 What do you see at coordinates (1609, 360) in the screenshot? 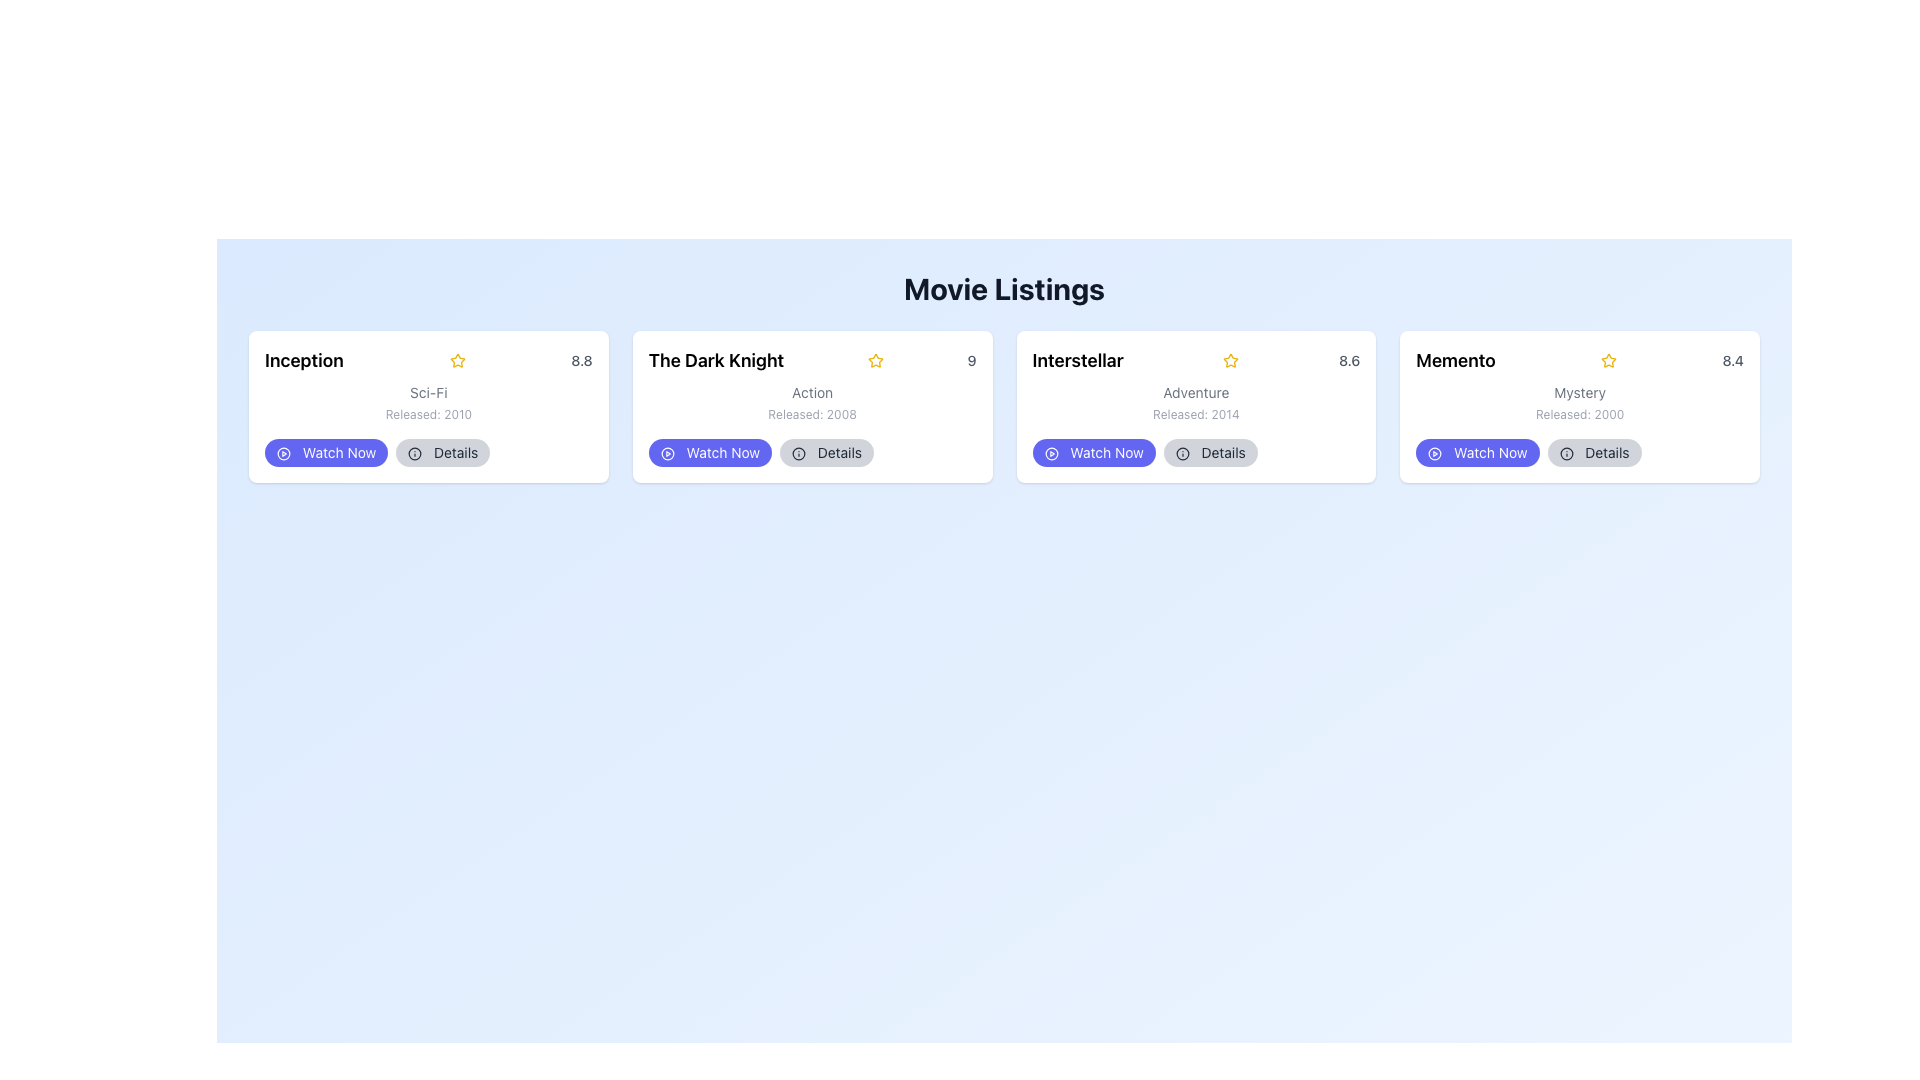
I see `the star-shaped golden-yellow icon indicating a favorite or rating for the movie 'Memento', positioned in the top-right section of the listing card` at bounding box center [1609, 360].